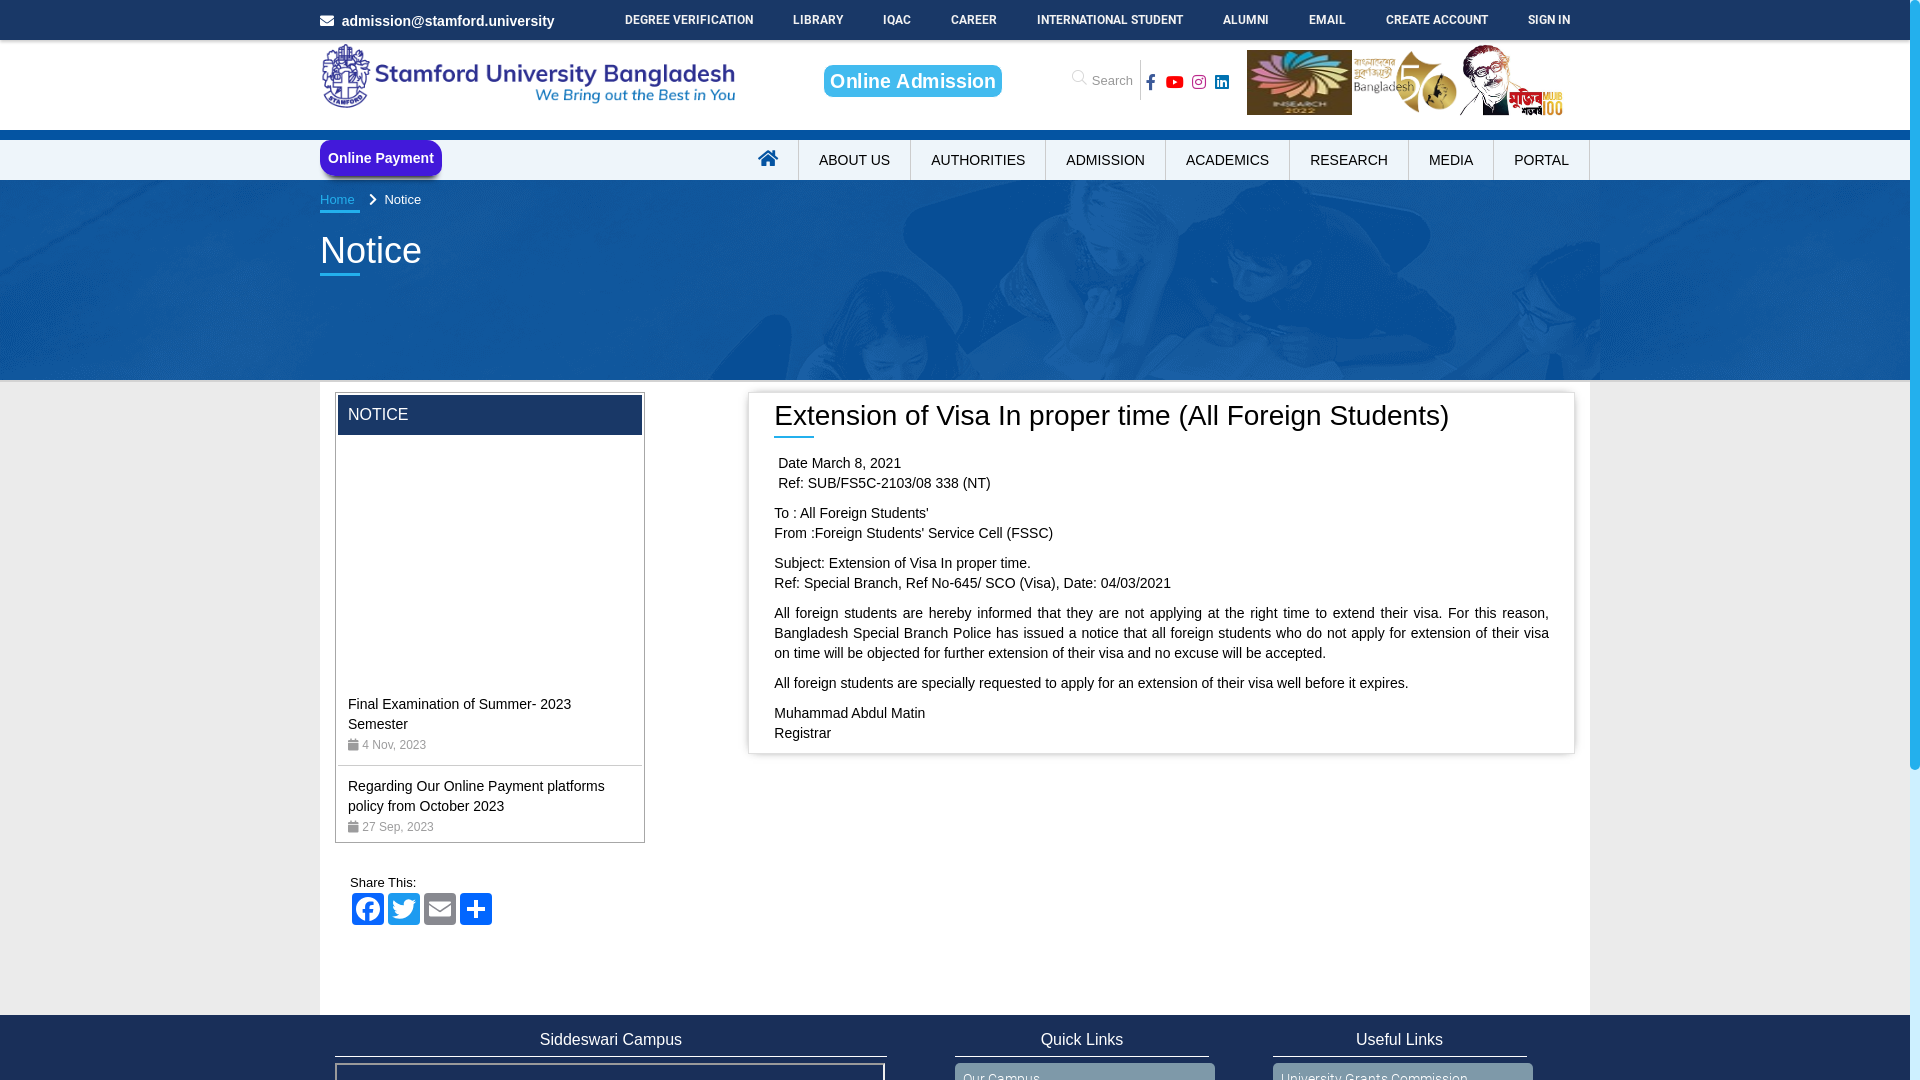 Image resolution: width=1920 pixels, height=1080 pixels. What do you see at coordinates (385, 909) in the screenshot?
I see `'Twitter'` at bounding box center [385, 909].